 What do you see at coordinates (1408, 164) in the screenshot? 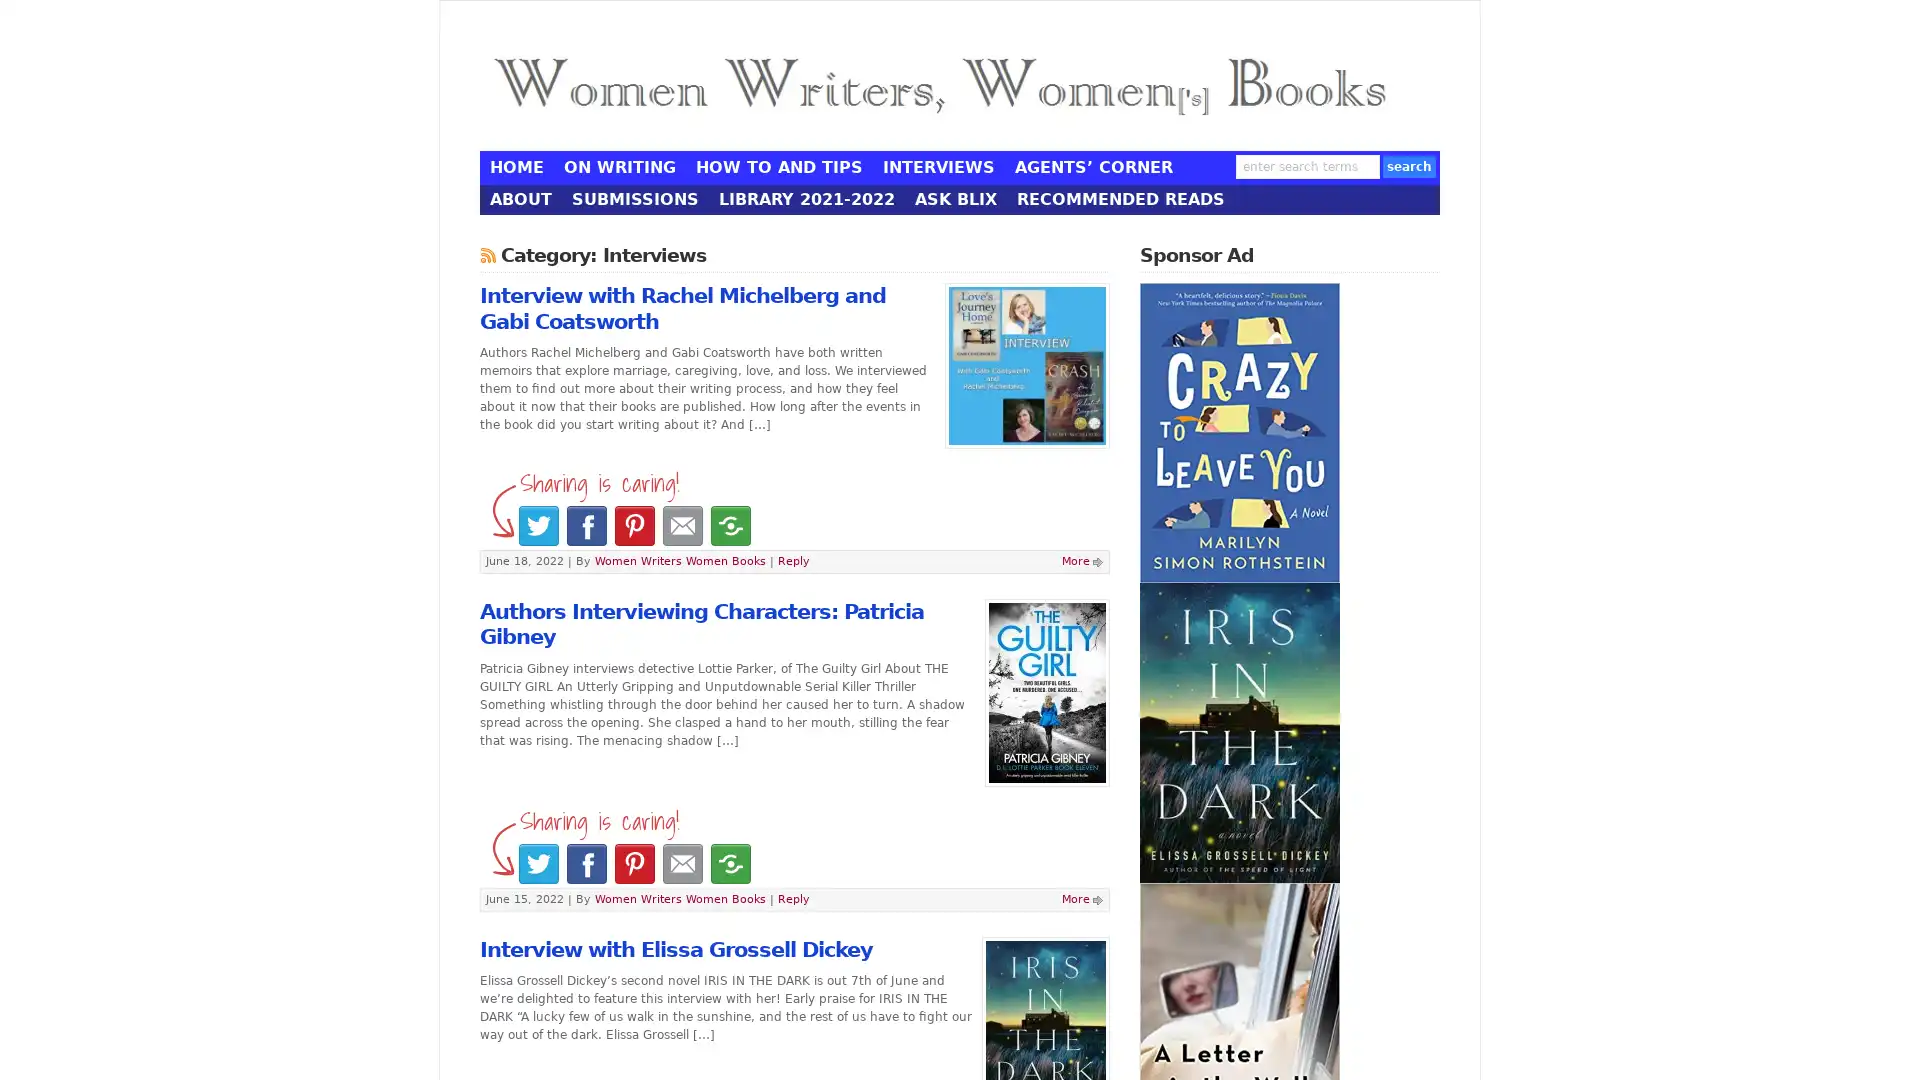
I see `search` at bounding box center [1408, 164].